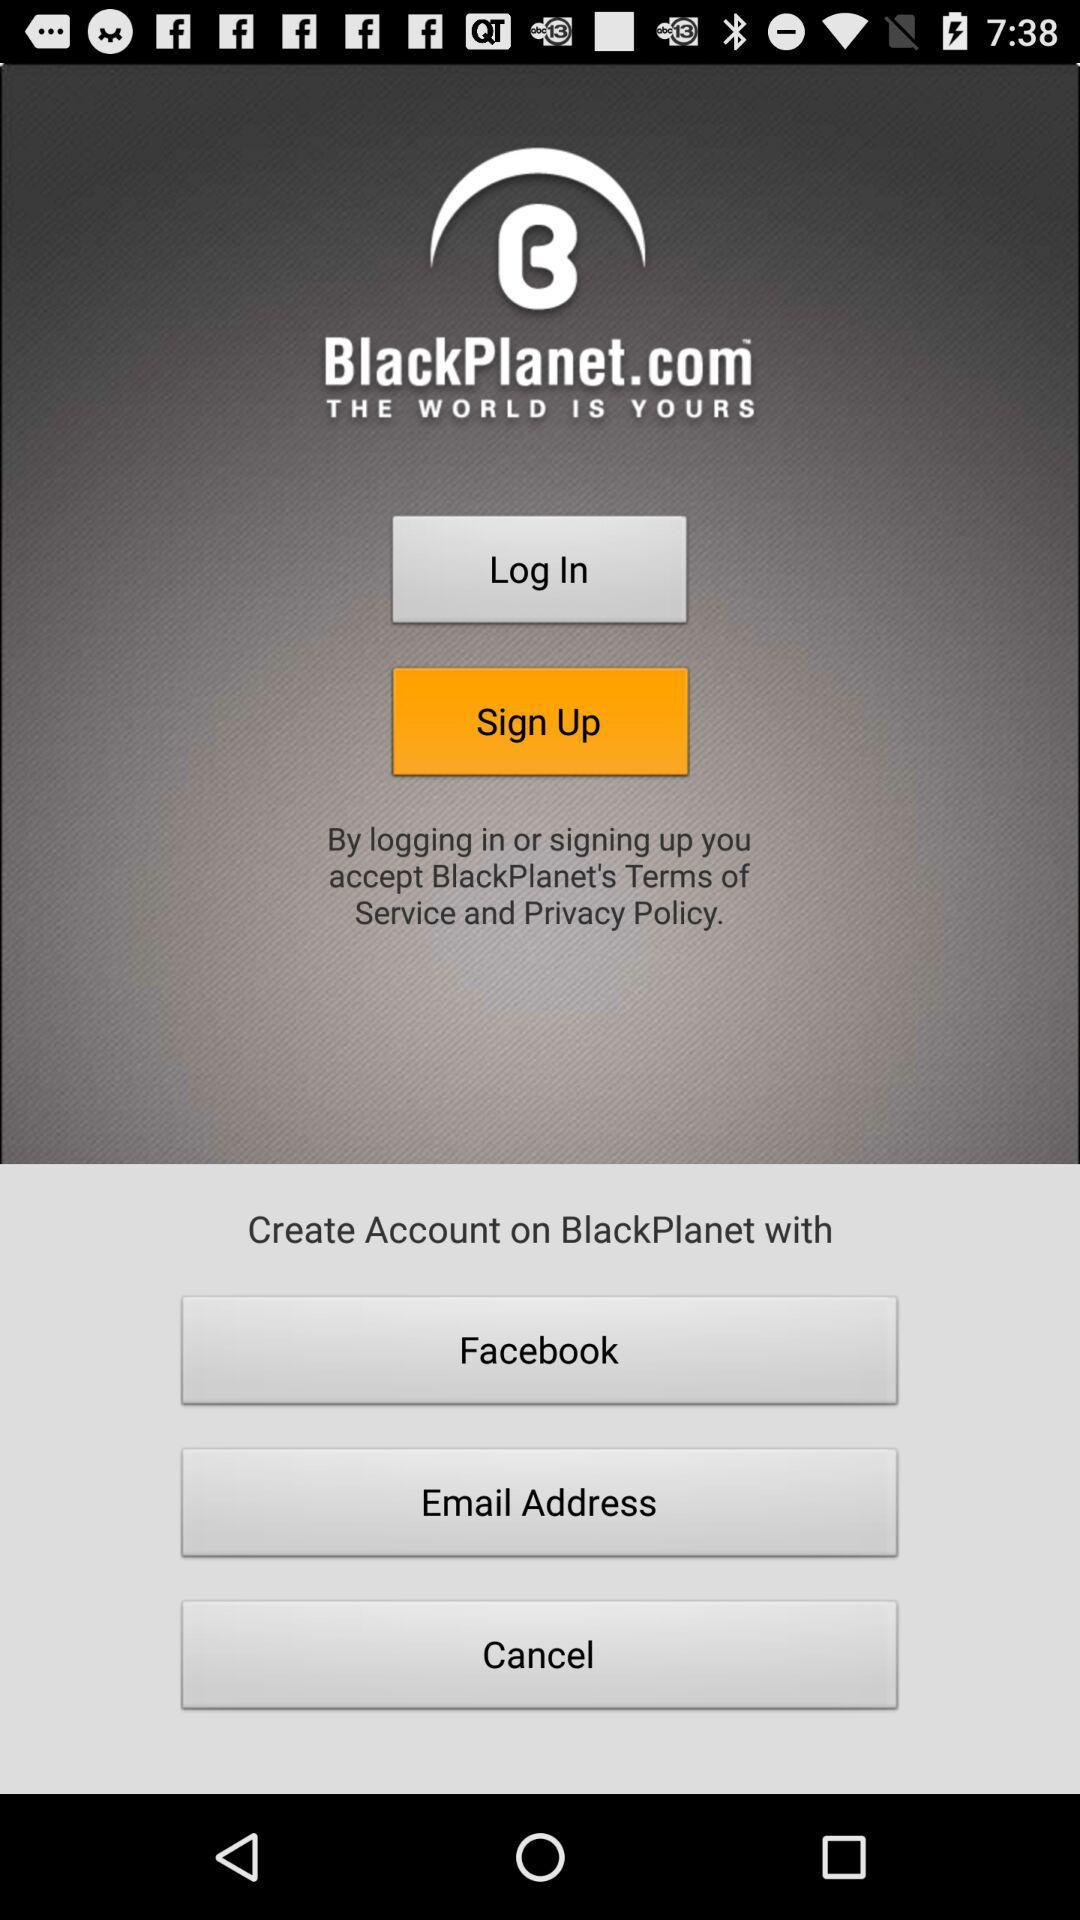 The image size is (1080, 1920). What do you see at coordinates (540, 1508) in the screenshot?
I see `the button above the cancel item` at bounding box center [540, 1508].